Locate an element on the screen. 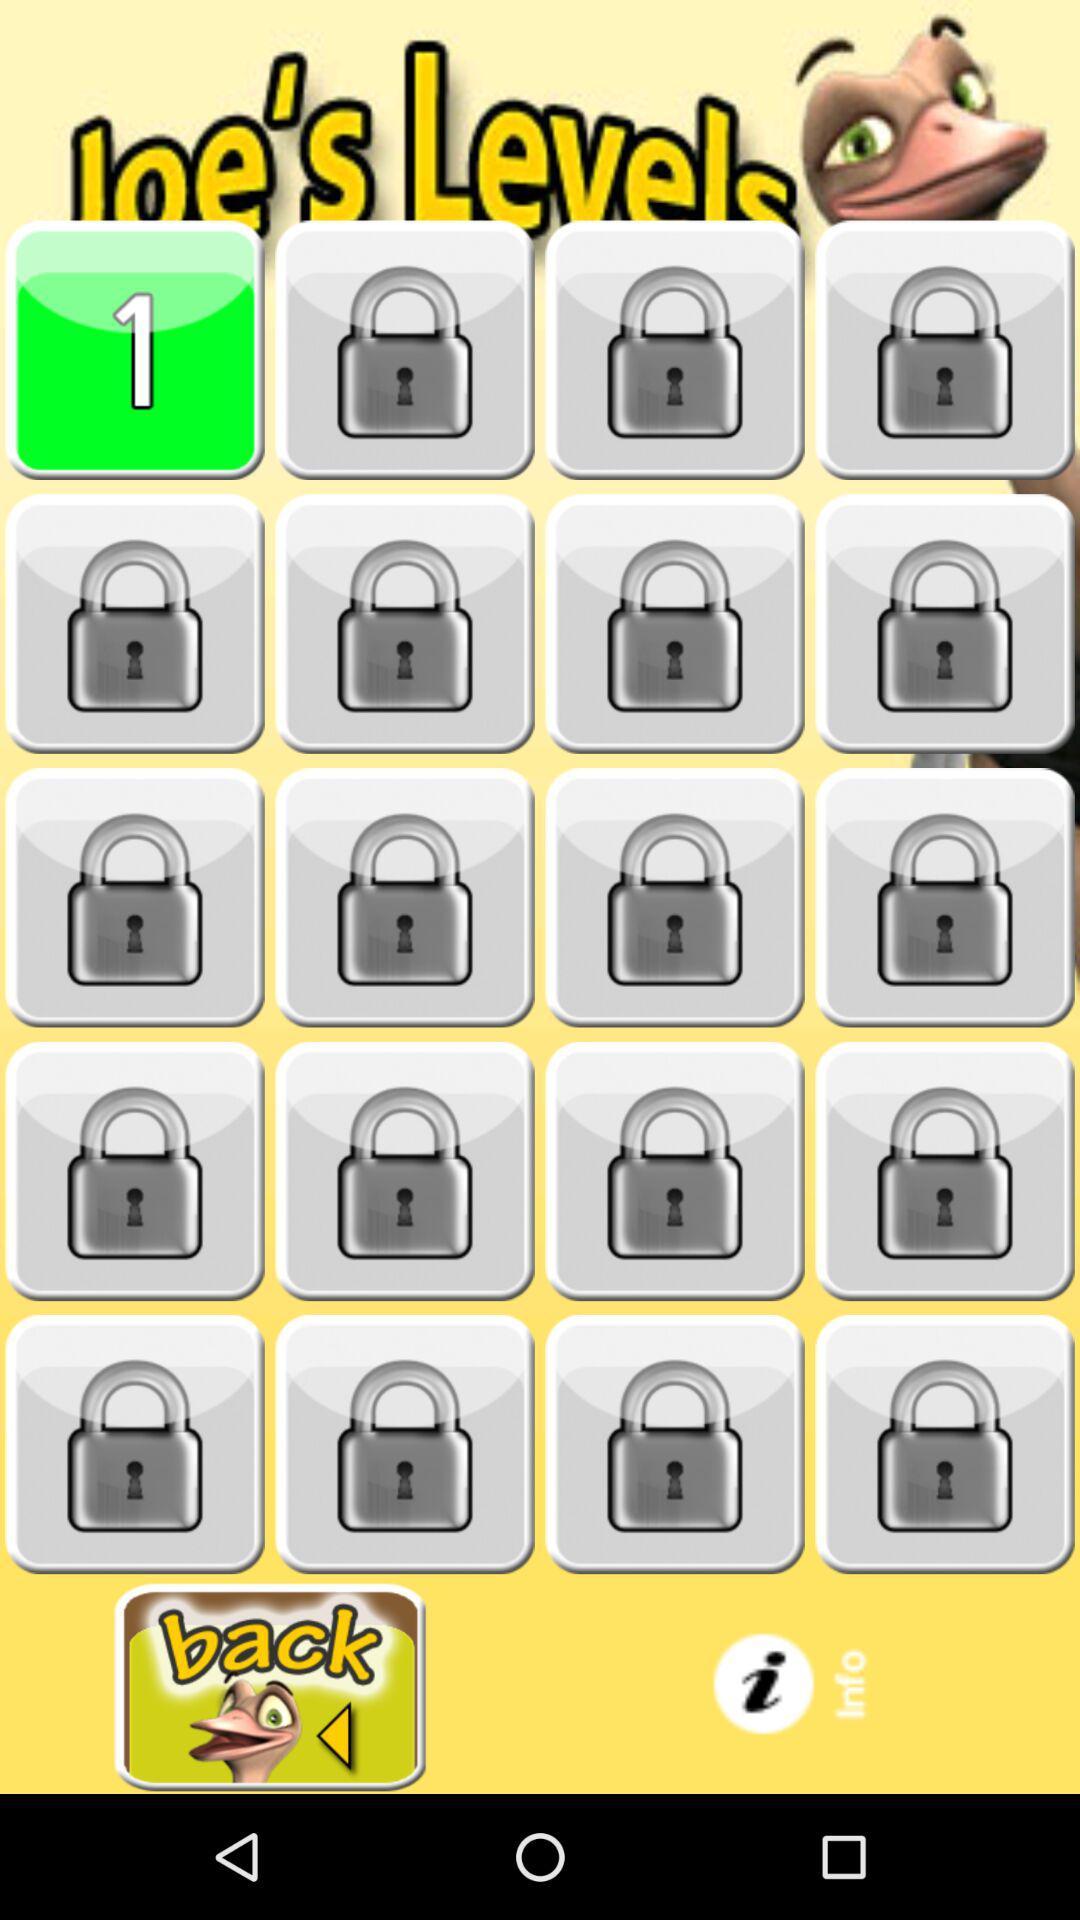 This screenshot has height=1920, width=1080. locked level is located at coordinates (405, 1171).